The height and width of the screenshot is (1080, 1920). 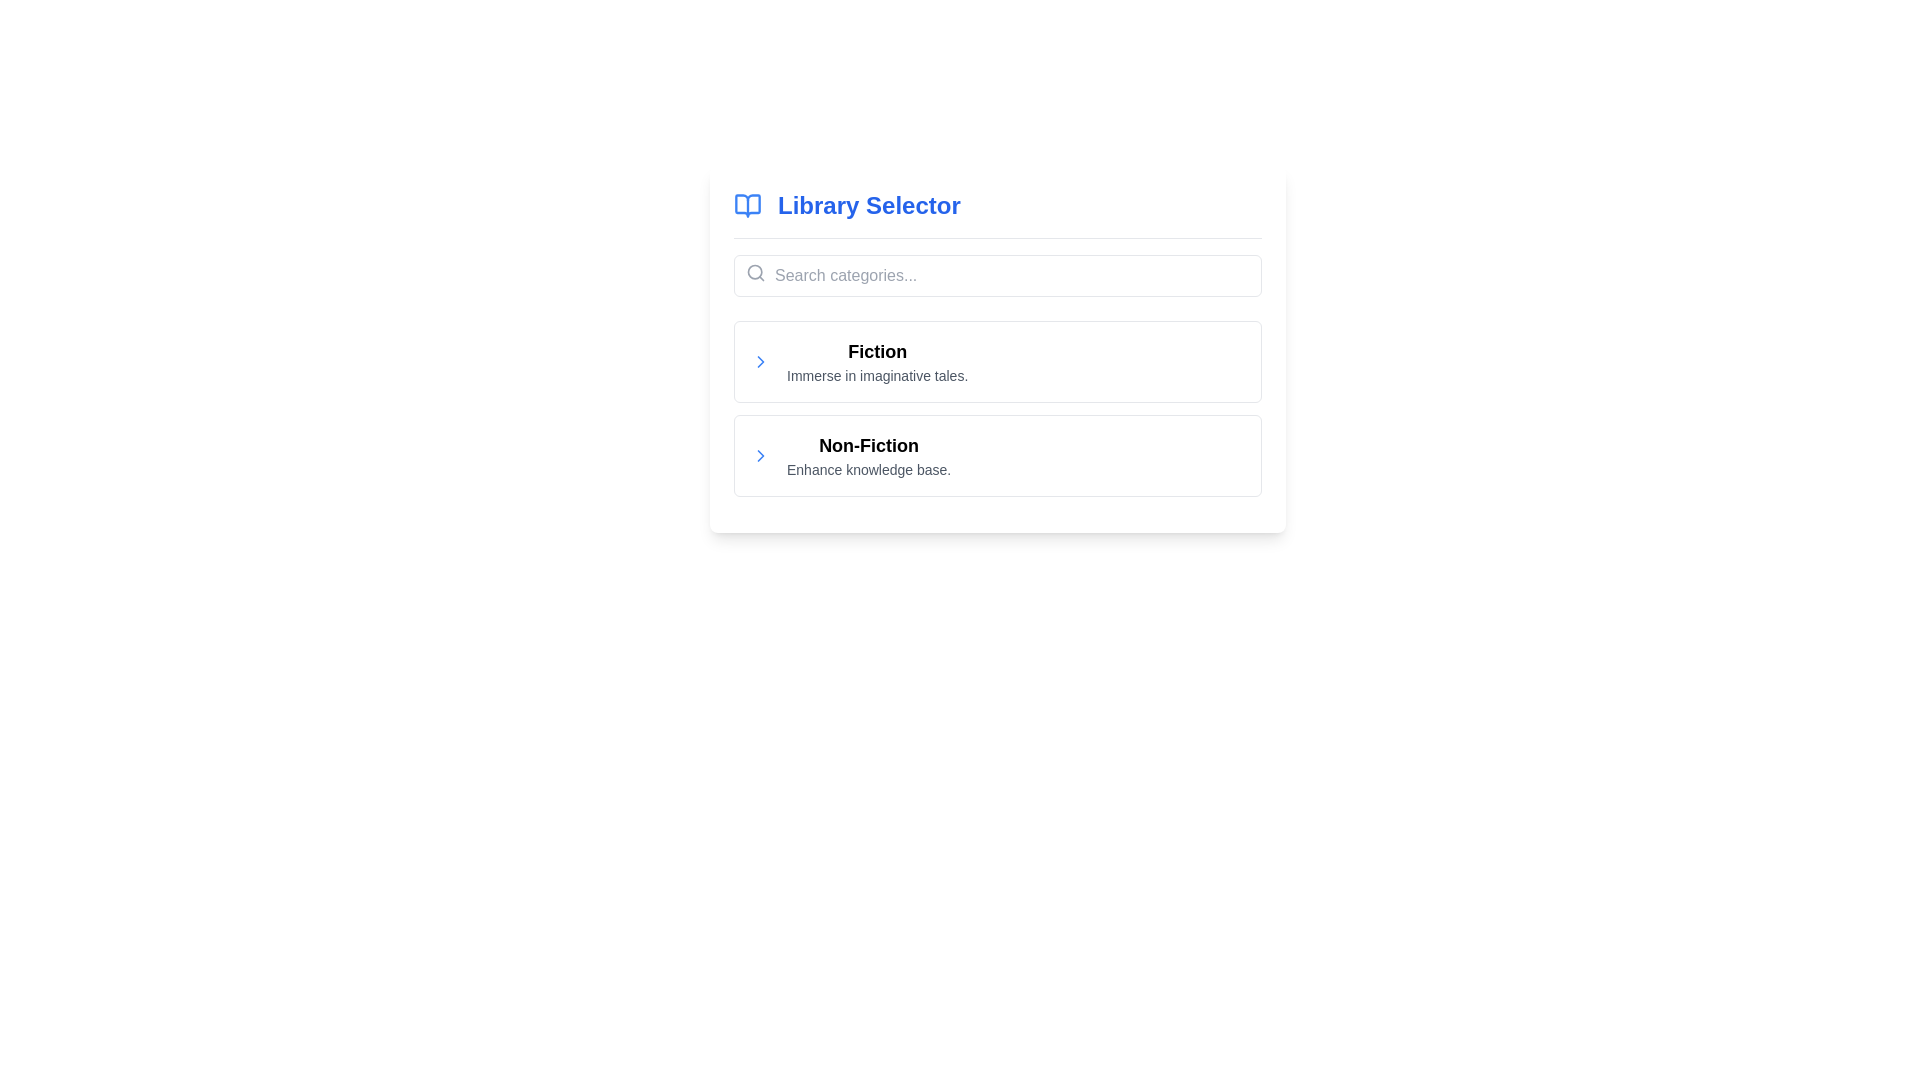 I want to click on the small gray magnifying glass icon located on the left side of the search bar, positioned before the placeholder text, so click(x=754, y=273).